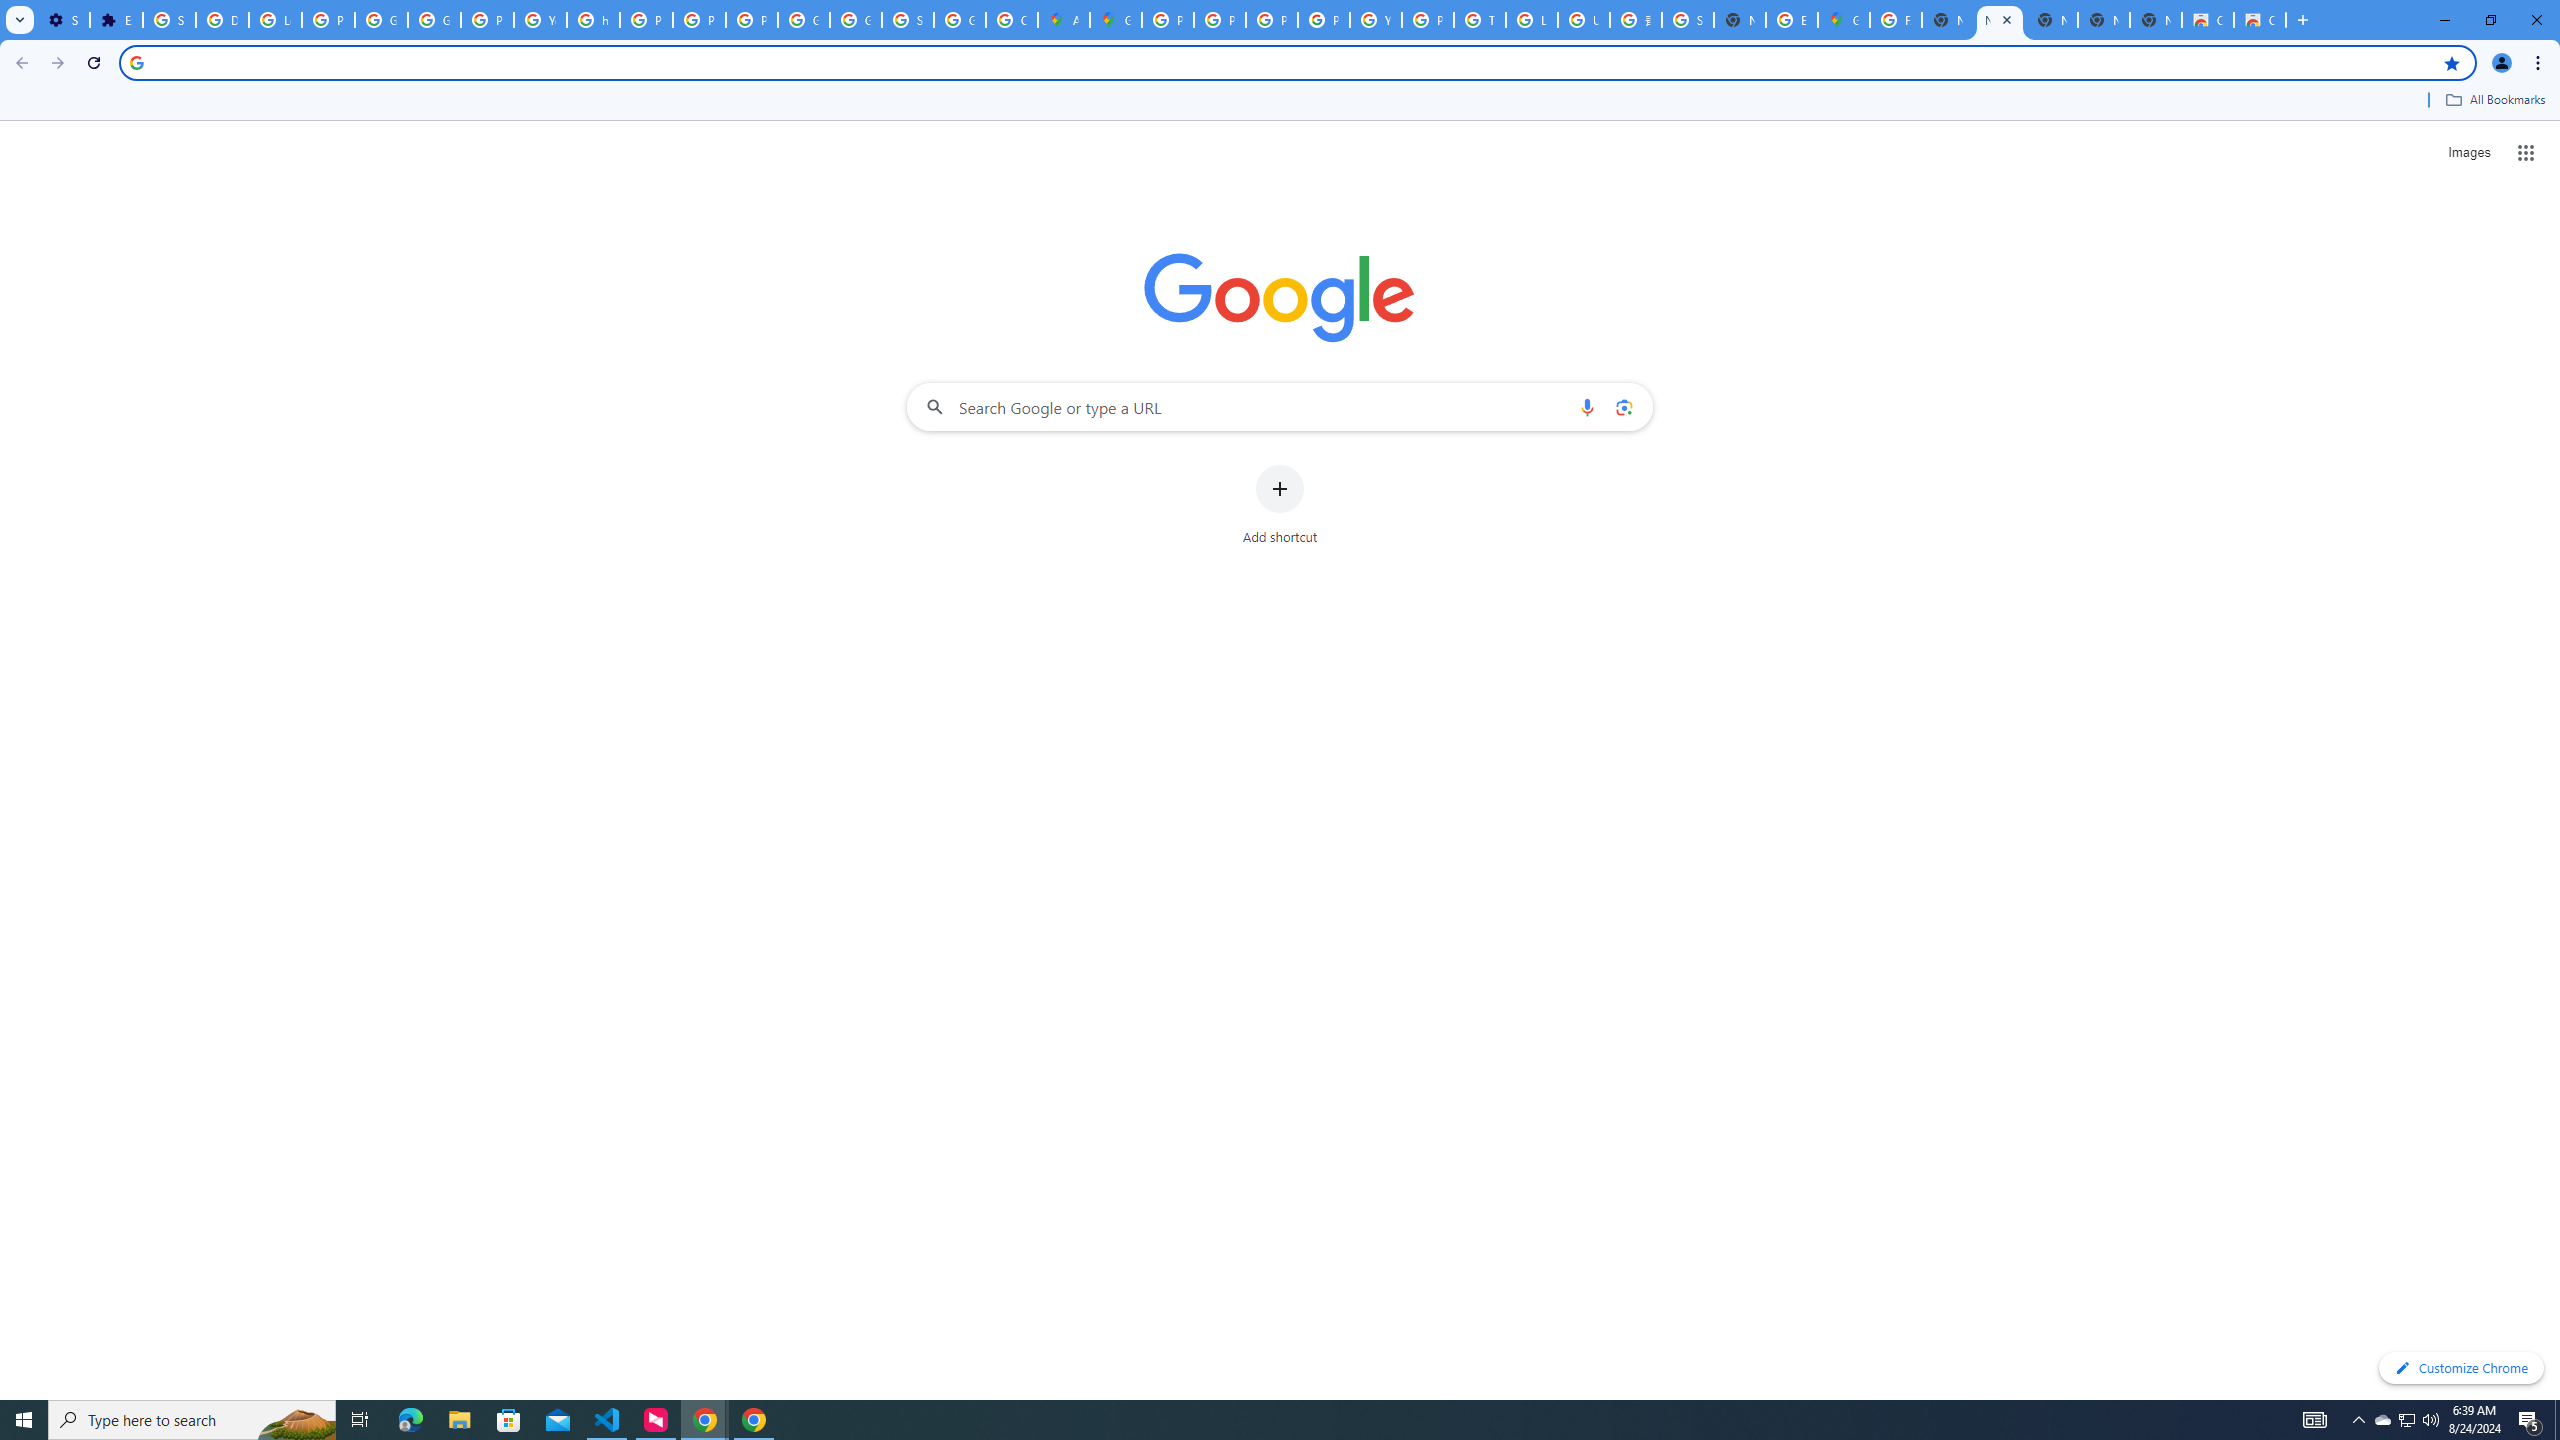 This screenshot has height=1440, width=2560. What do you see at coordinates (2156, 19) in the screenshot?
I see `'New Tab'` at bounding box center [2156, 19].